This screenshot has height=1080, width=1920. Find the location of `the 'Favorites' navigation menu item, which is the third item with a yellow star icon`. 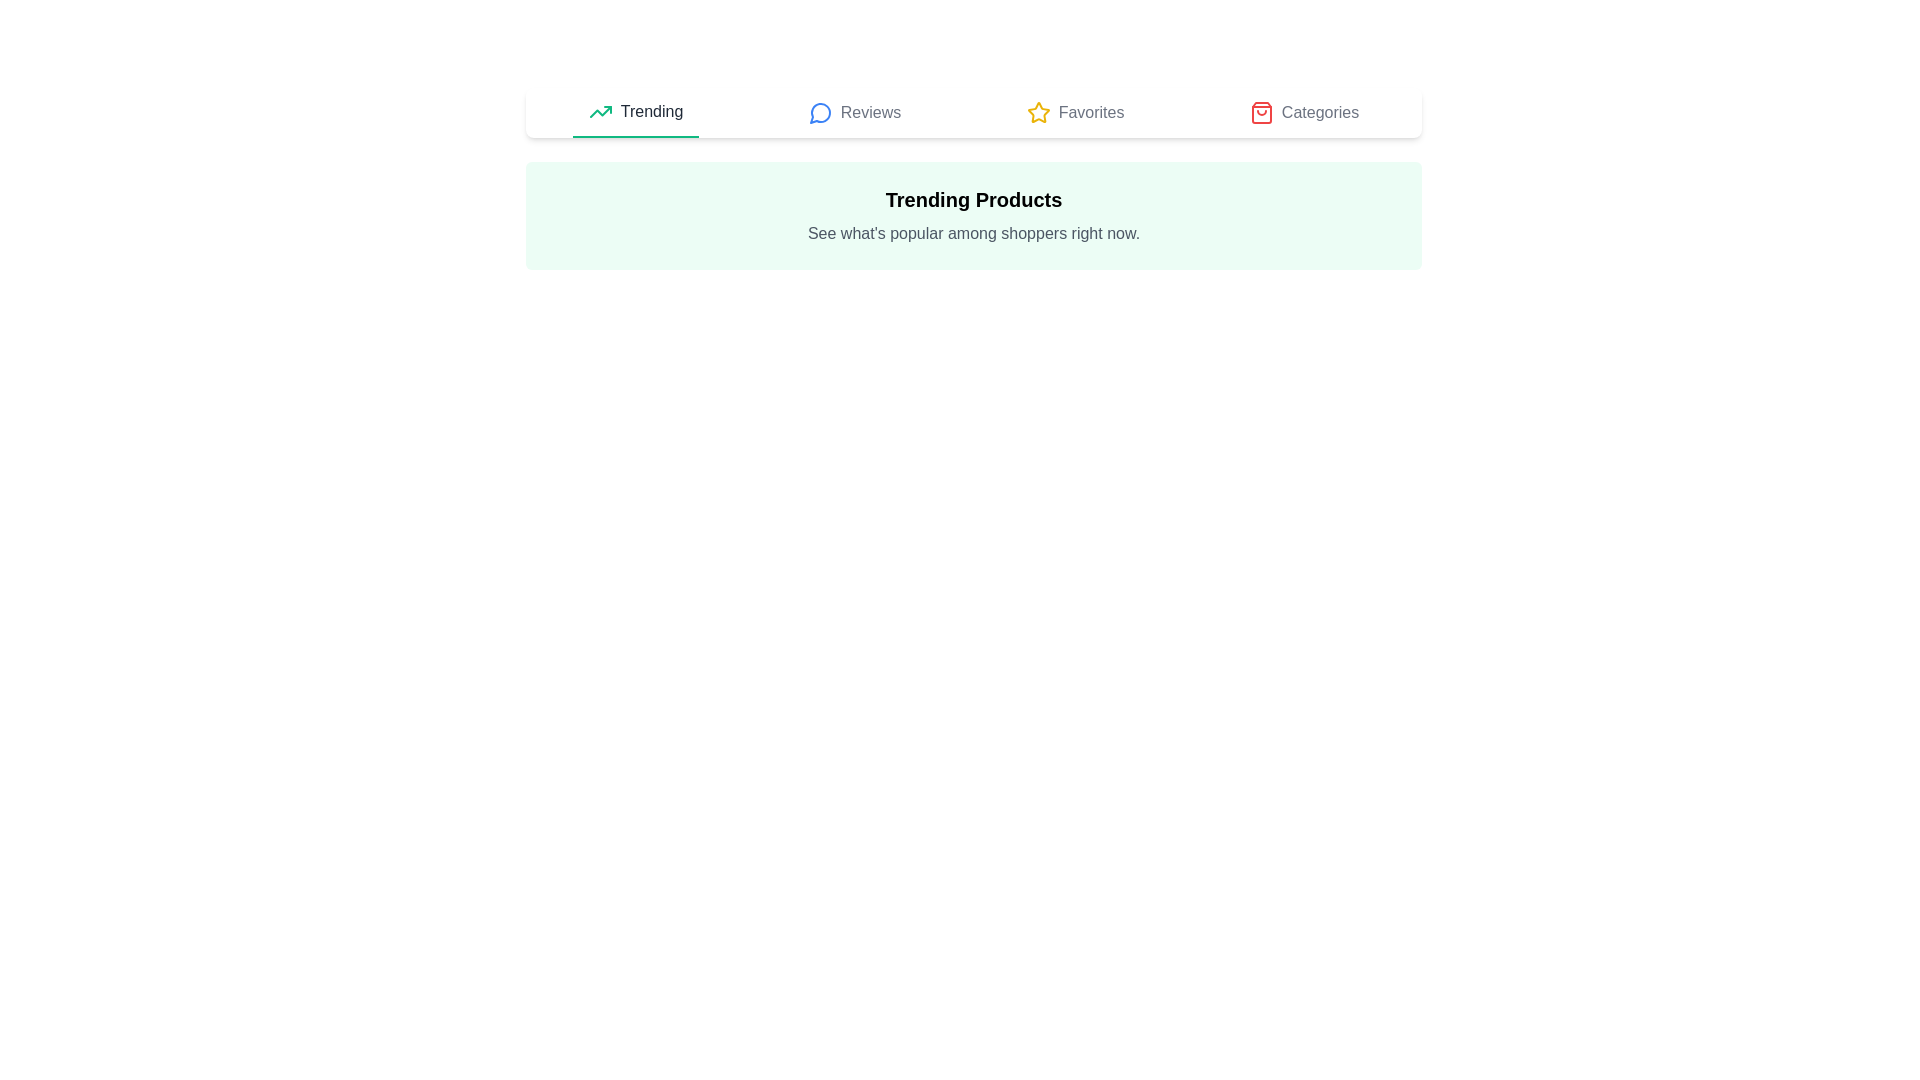

the 'Favorites' navigation menu item, which is the third item with a yellow star icon is located at coordinates (1074, 112).